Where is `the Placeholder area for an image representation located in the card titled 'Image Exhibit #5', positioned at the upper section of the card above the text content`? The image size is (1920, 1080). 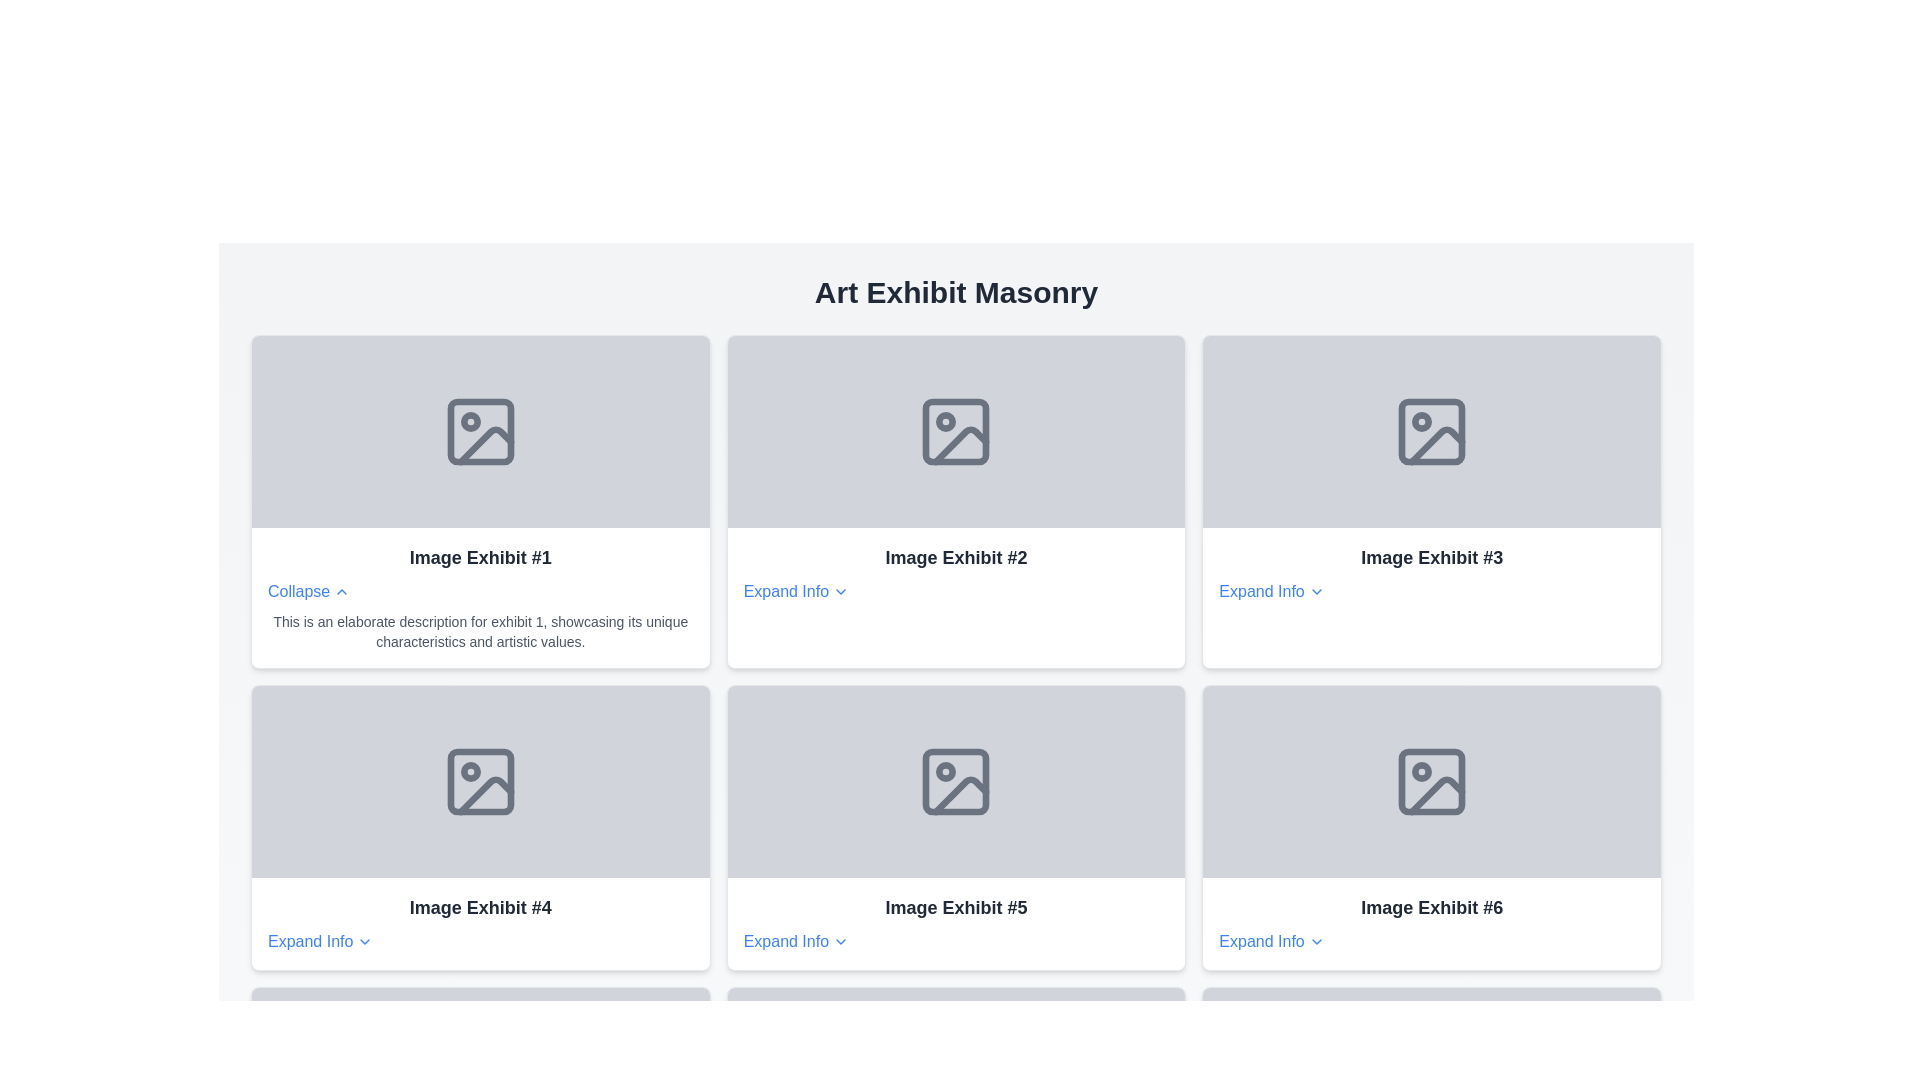 the Placeholder area for an image representation located in the card titled 'Image Exhibit #5', positioned at the upper section of the card above the text content is located at coordinates (955, 781).